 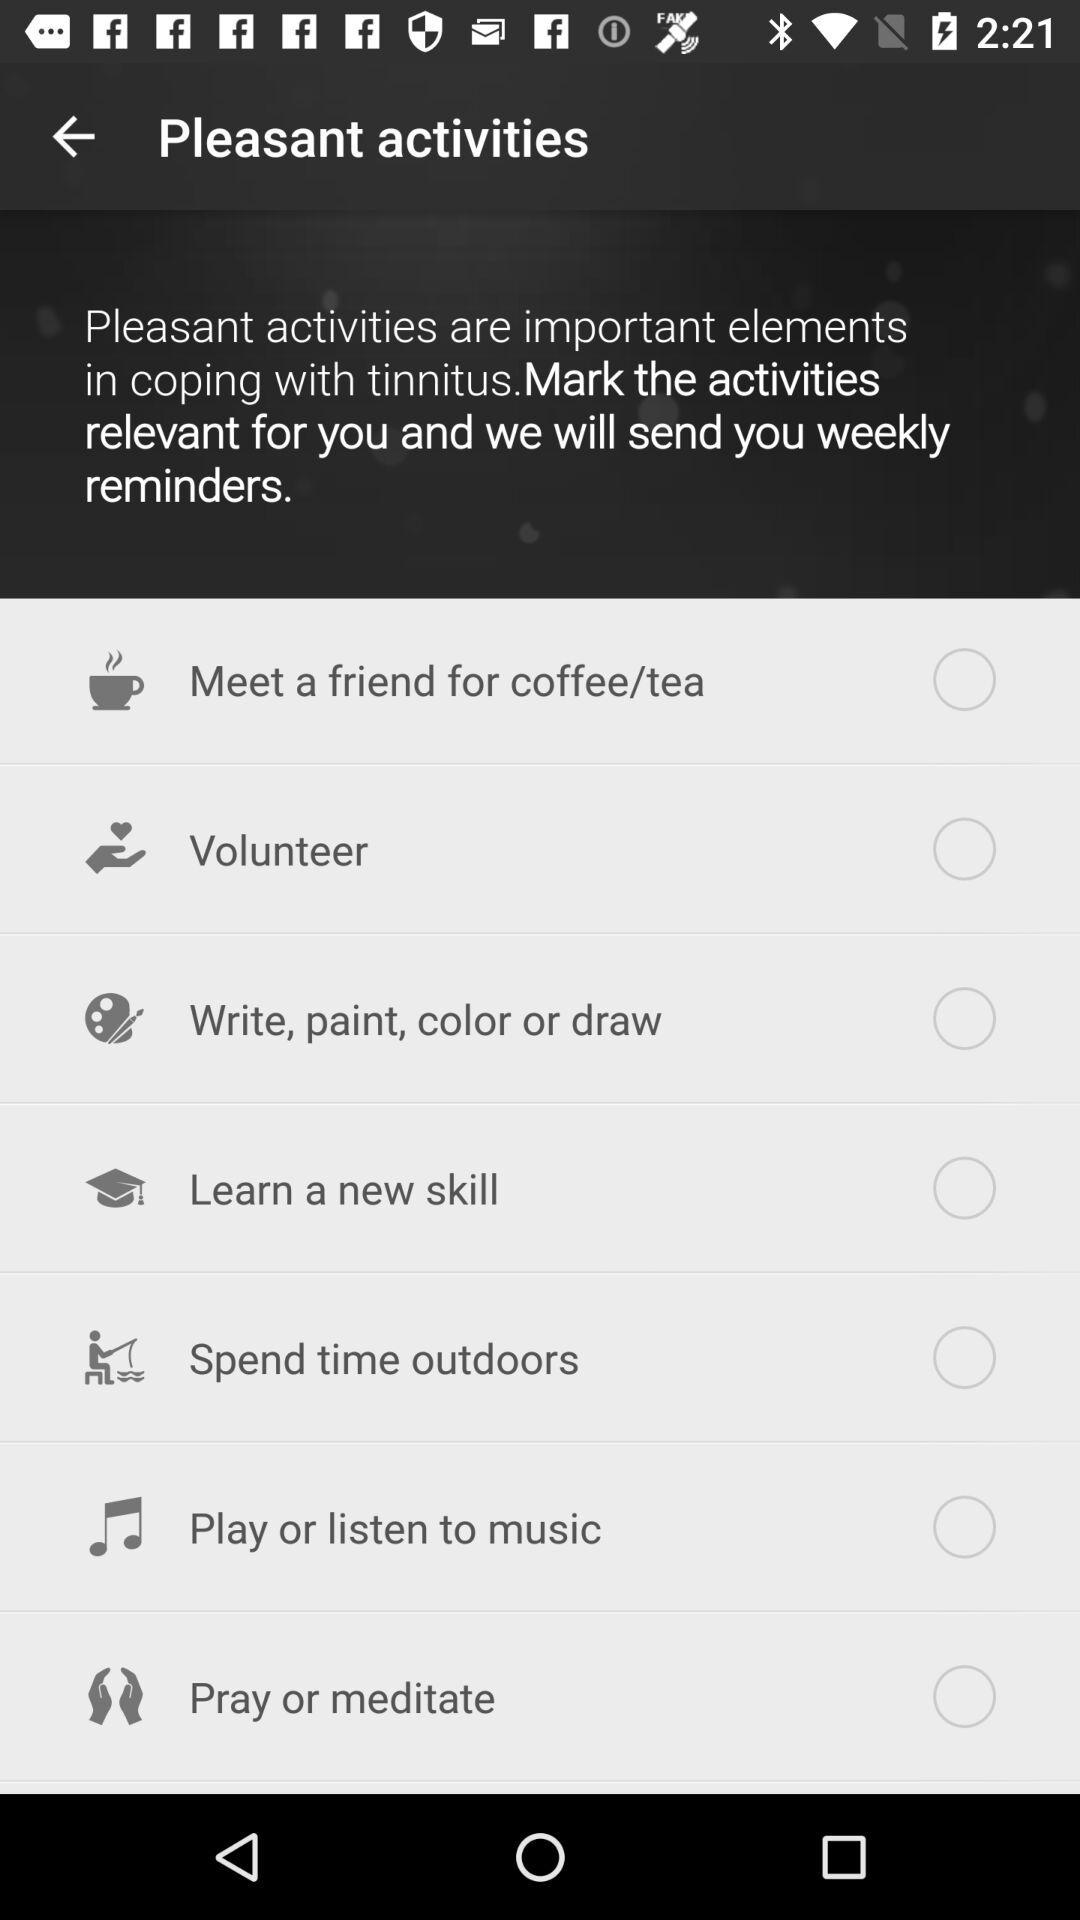 What do you see at coordinates (540, 1357) in the screenshot?
I see `the spend time outdoors item` at bounding box center [540, 1357].